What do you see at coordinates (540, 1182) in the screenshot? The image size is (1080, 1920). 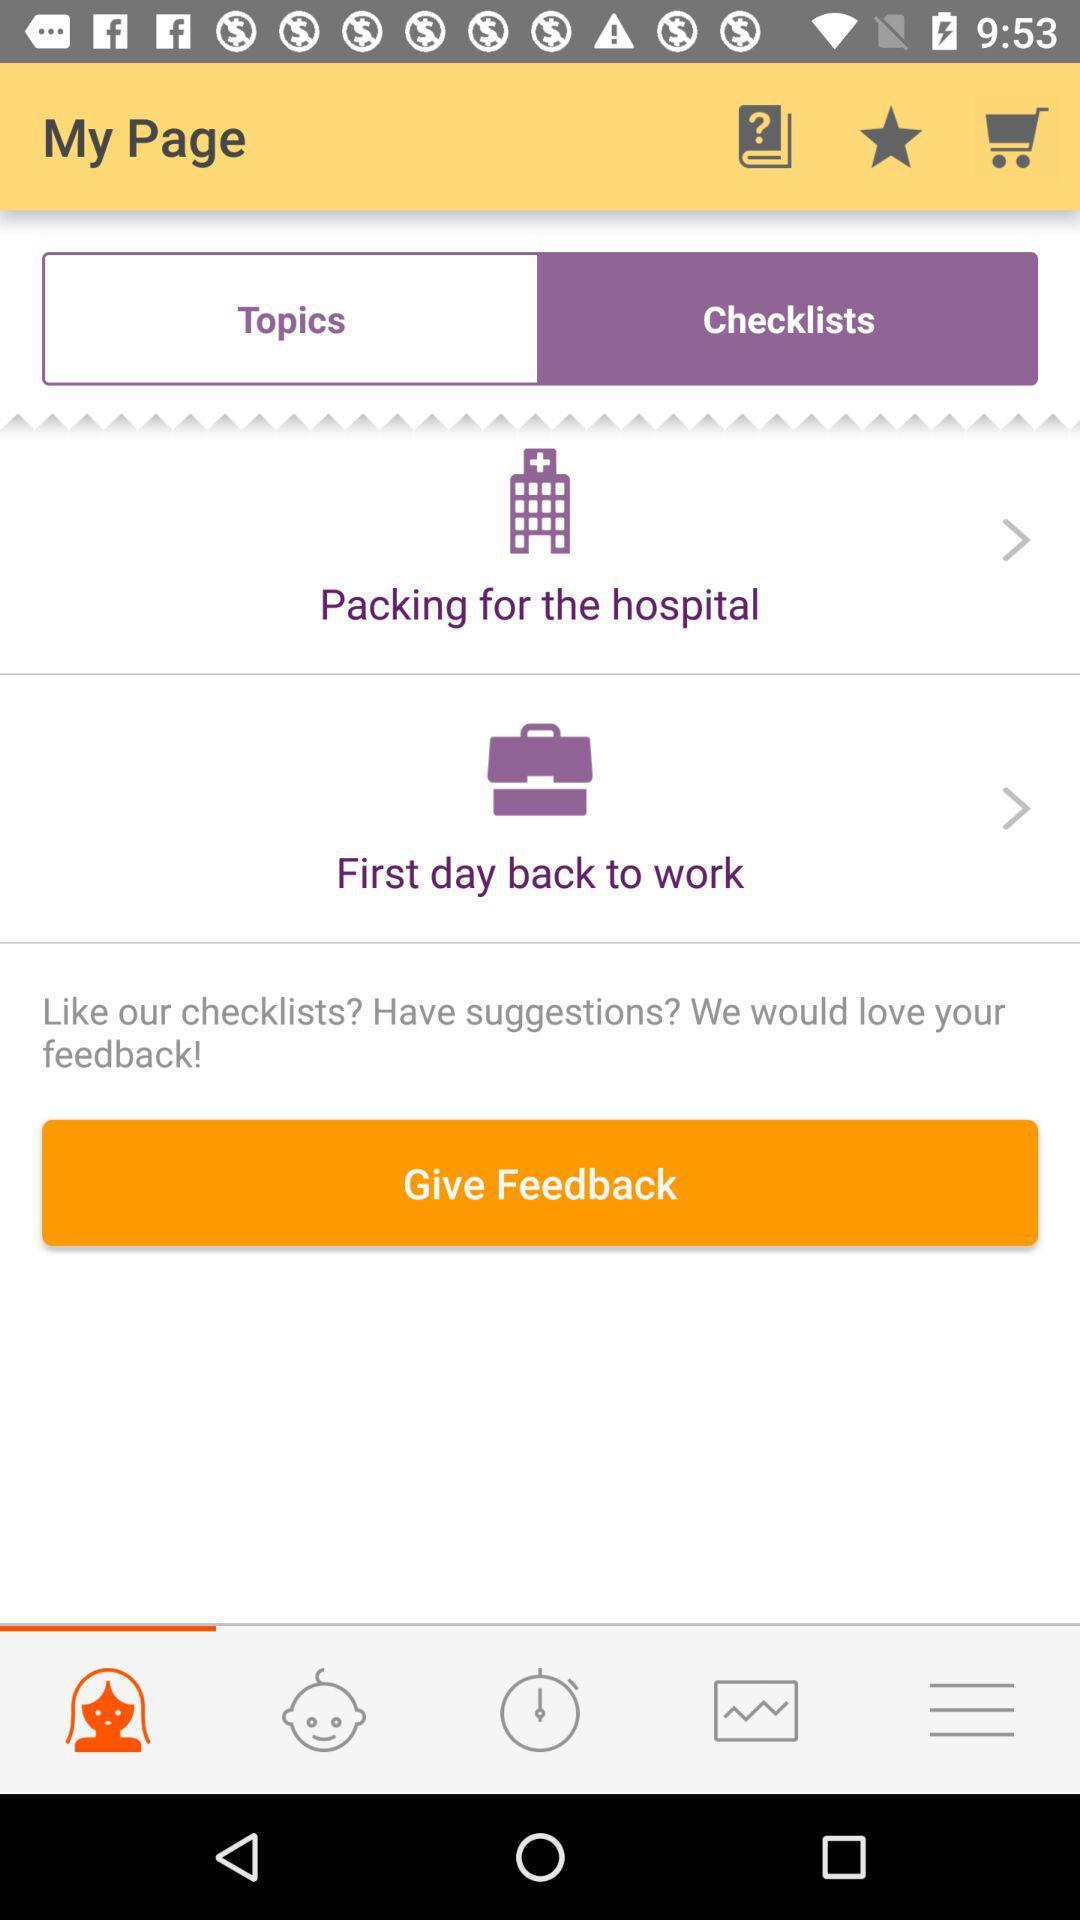 I see `the icon below like our checklists item` at bounding box center [540, 1182].